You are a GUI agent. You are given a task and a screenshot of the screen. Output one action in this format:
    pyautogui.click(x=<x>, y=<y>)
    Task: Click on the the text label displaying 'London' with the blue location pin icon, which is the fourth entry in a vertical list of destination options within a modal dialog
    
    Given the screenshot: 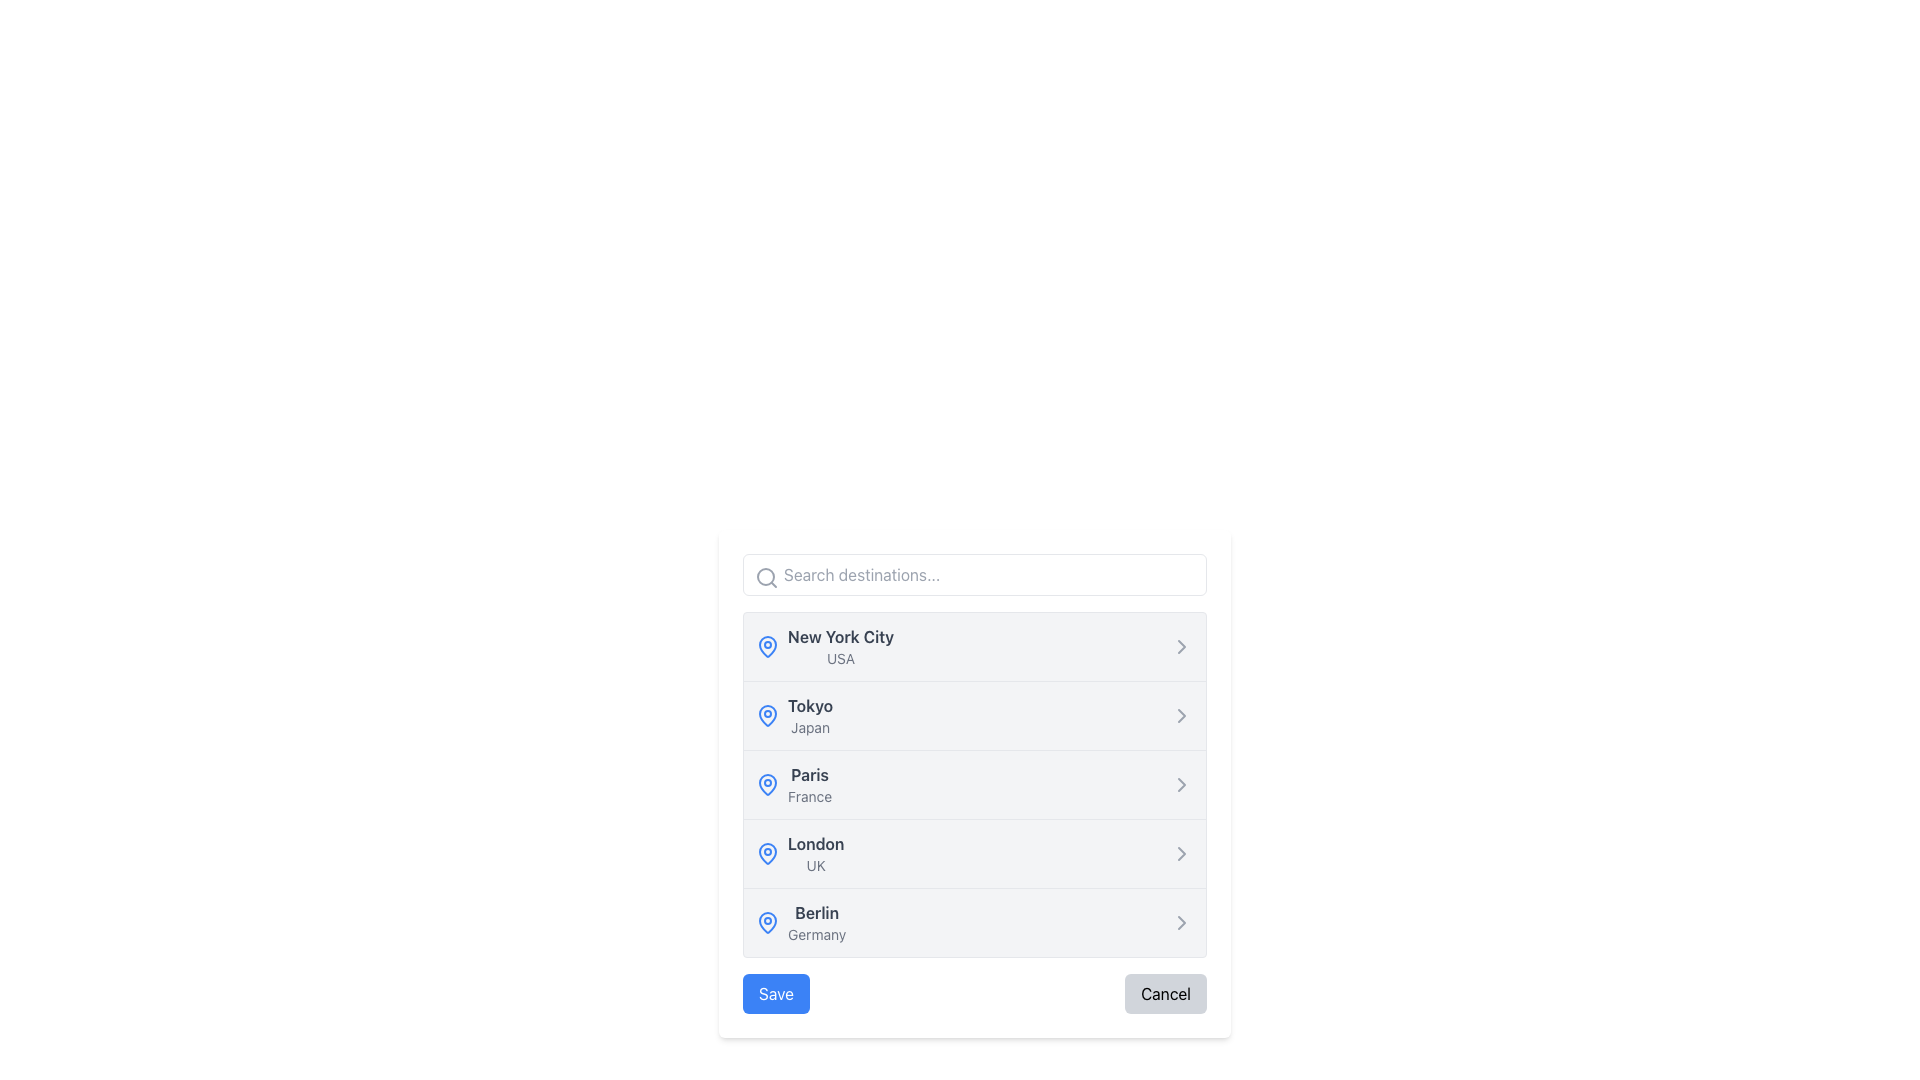 What is the action you would take?
    pyautogui.click(x=800, y=853)
    